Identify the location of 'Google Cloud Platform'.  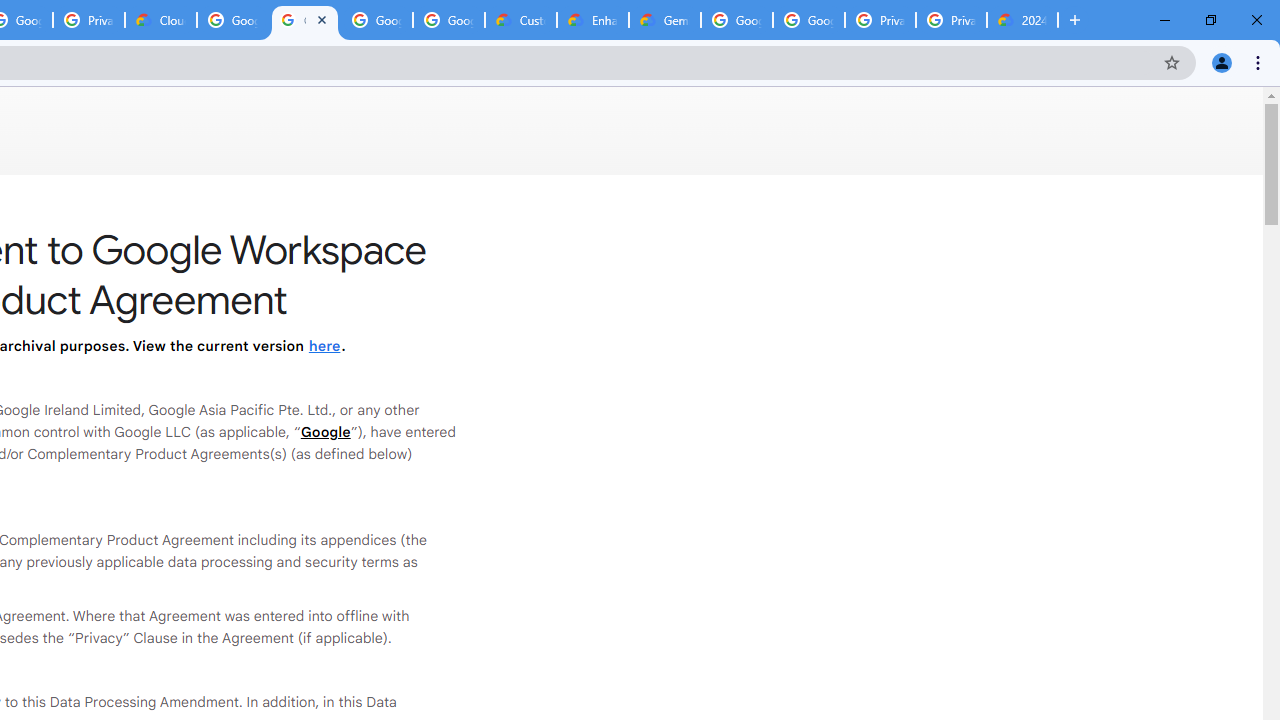
(808, 20).